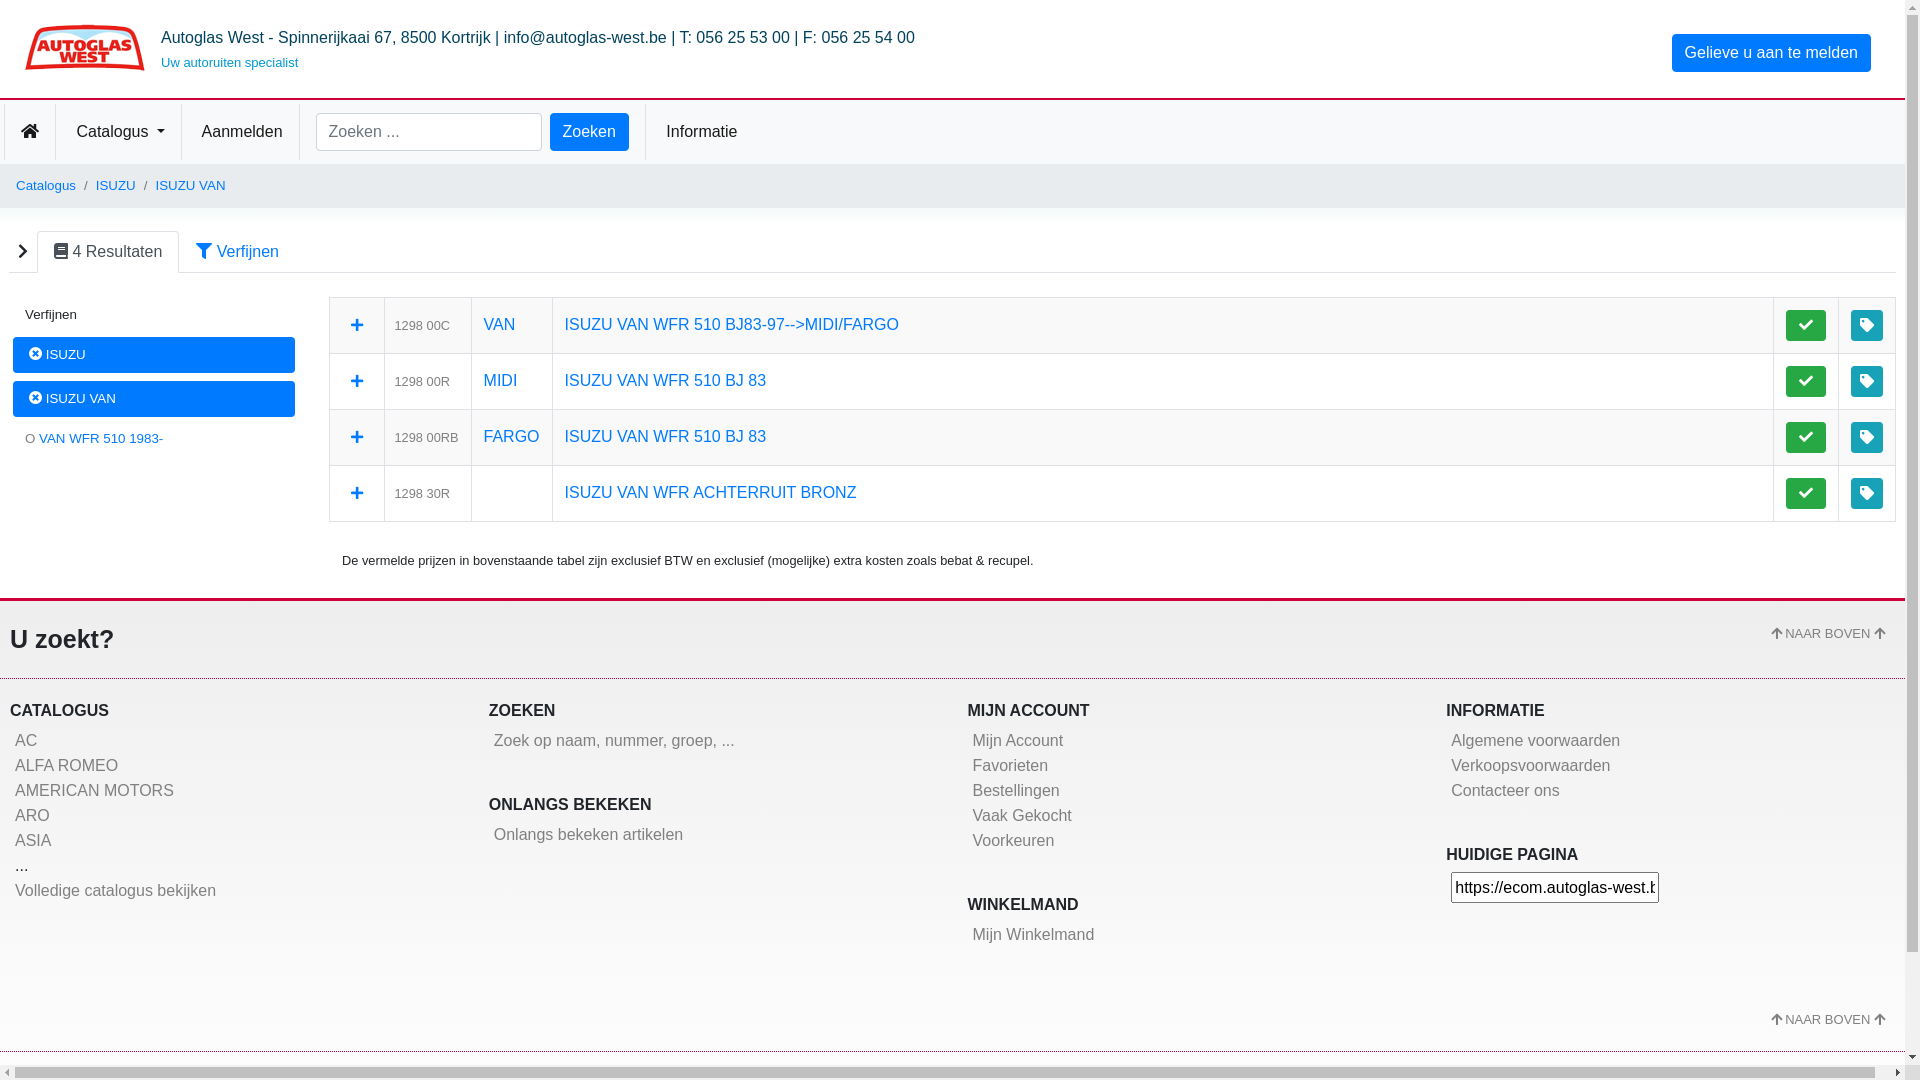 This screenshot has height=1080, width=1920. Describe the element at coordinates (152, 438) in the screenshot. I see `'O VAN WFR 510 1983-'` at that location.